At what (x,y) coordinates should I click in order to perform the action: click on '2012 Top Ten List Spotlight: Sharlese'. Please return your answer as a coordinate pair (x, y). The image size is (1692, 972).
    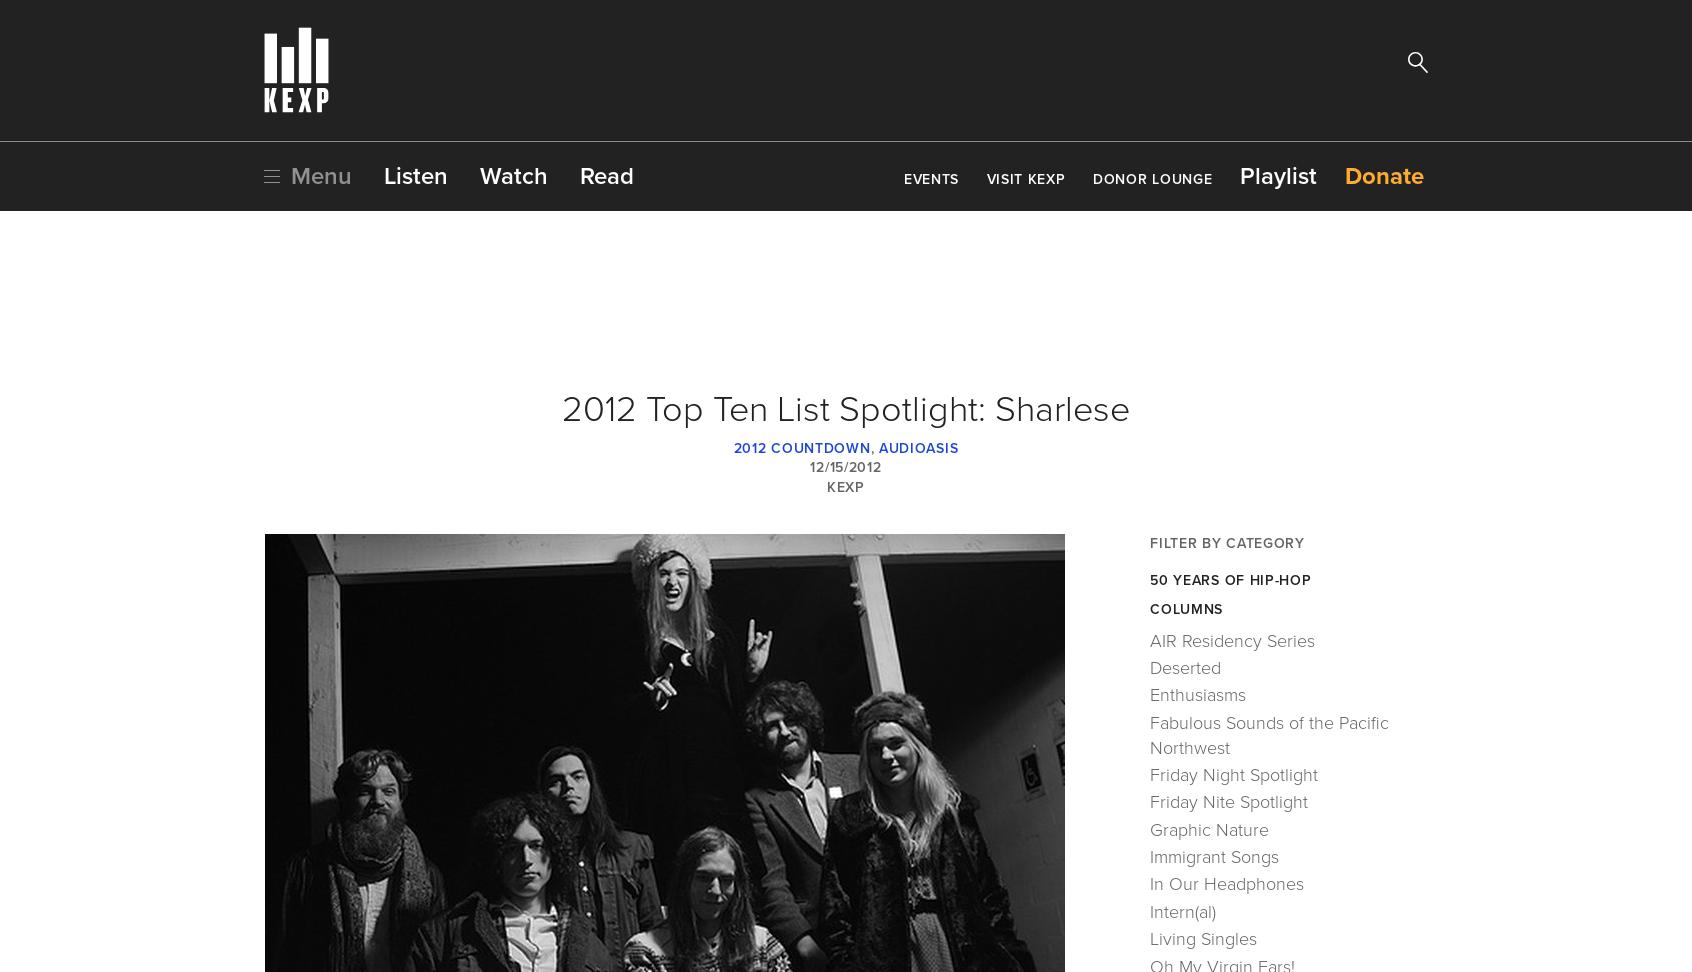
    Looking at the image, I should click on (846, 409).